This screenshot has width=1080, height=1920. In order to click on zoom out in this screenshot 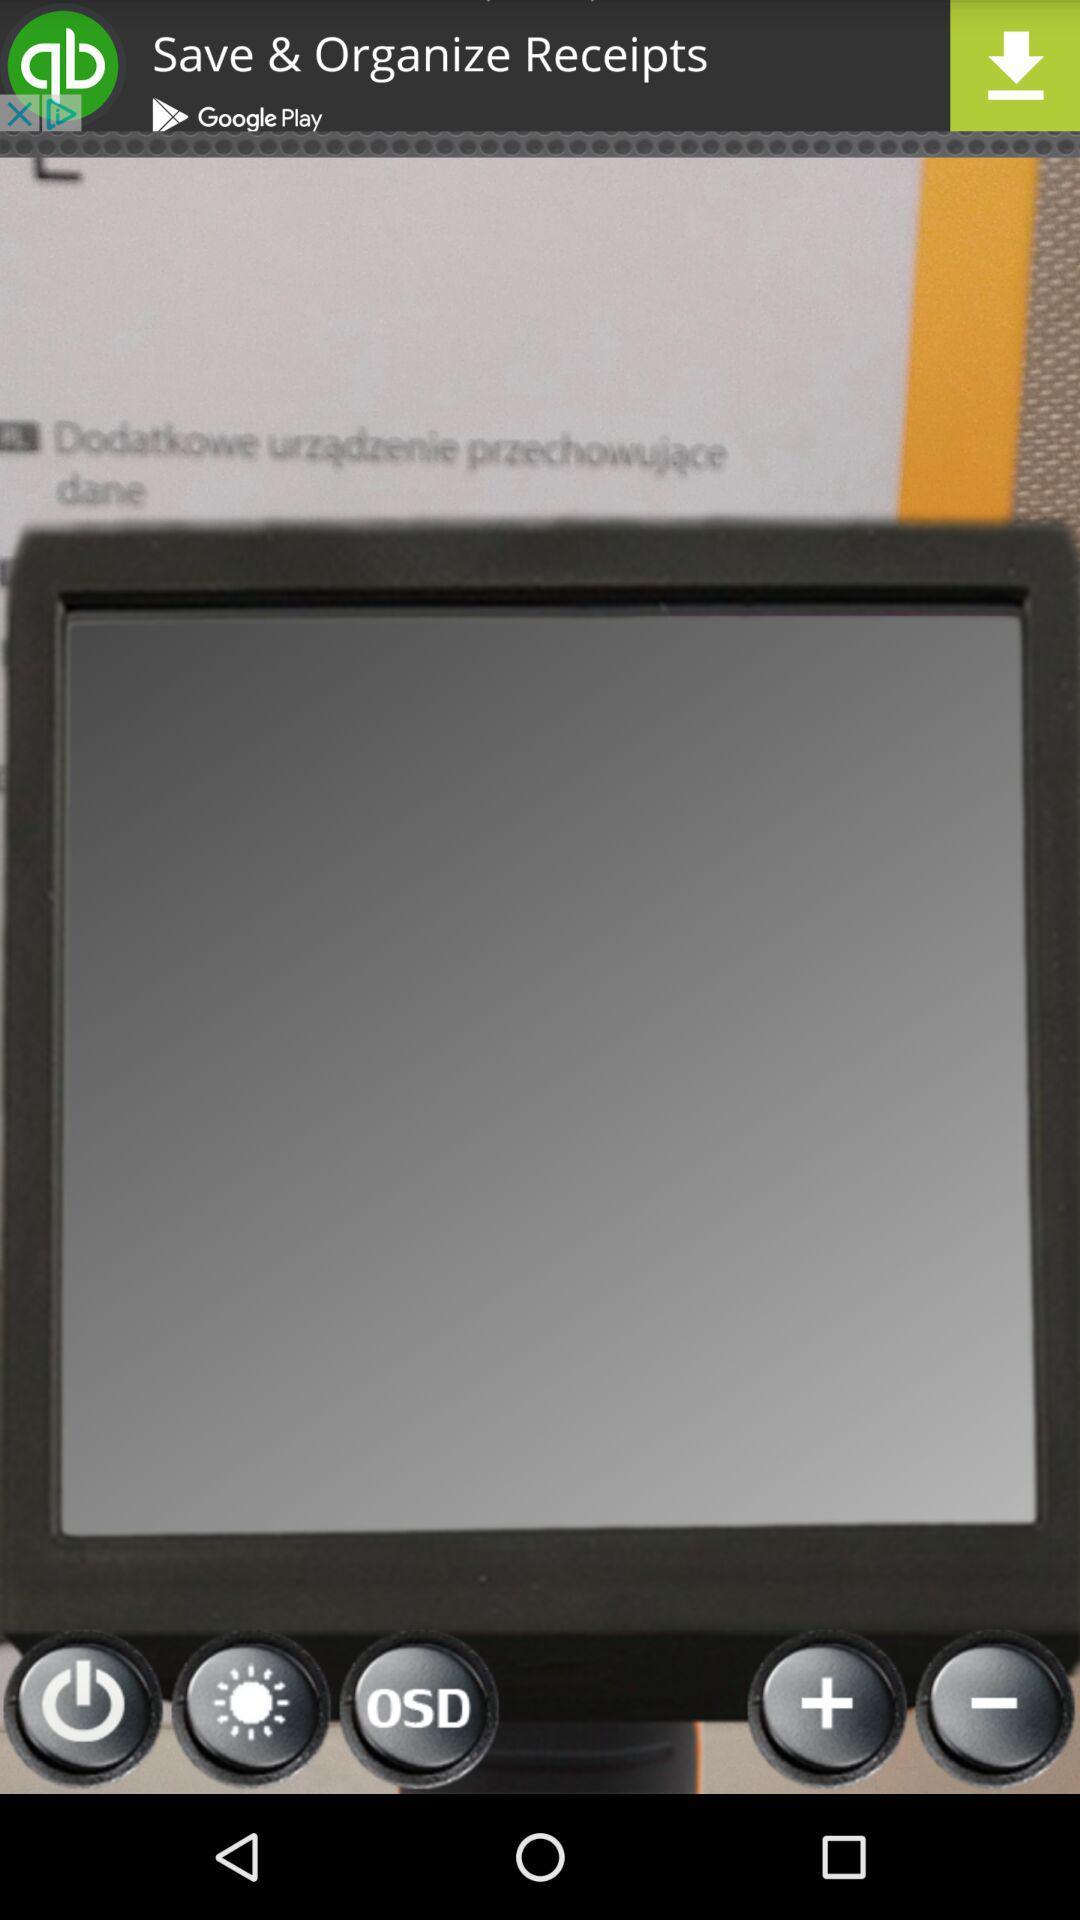, I will do `click(995, 1708)`.